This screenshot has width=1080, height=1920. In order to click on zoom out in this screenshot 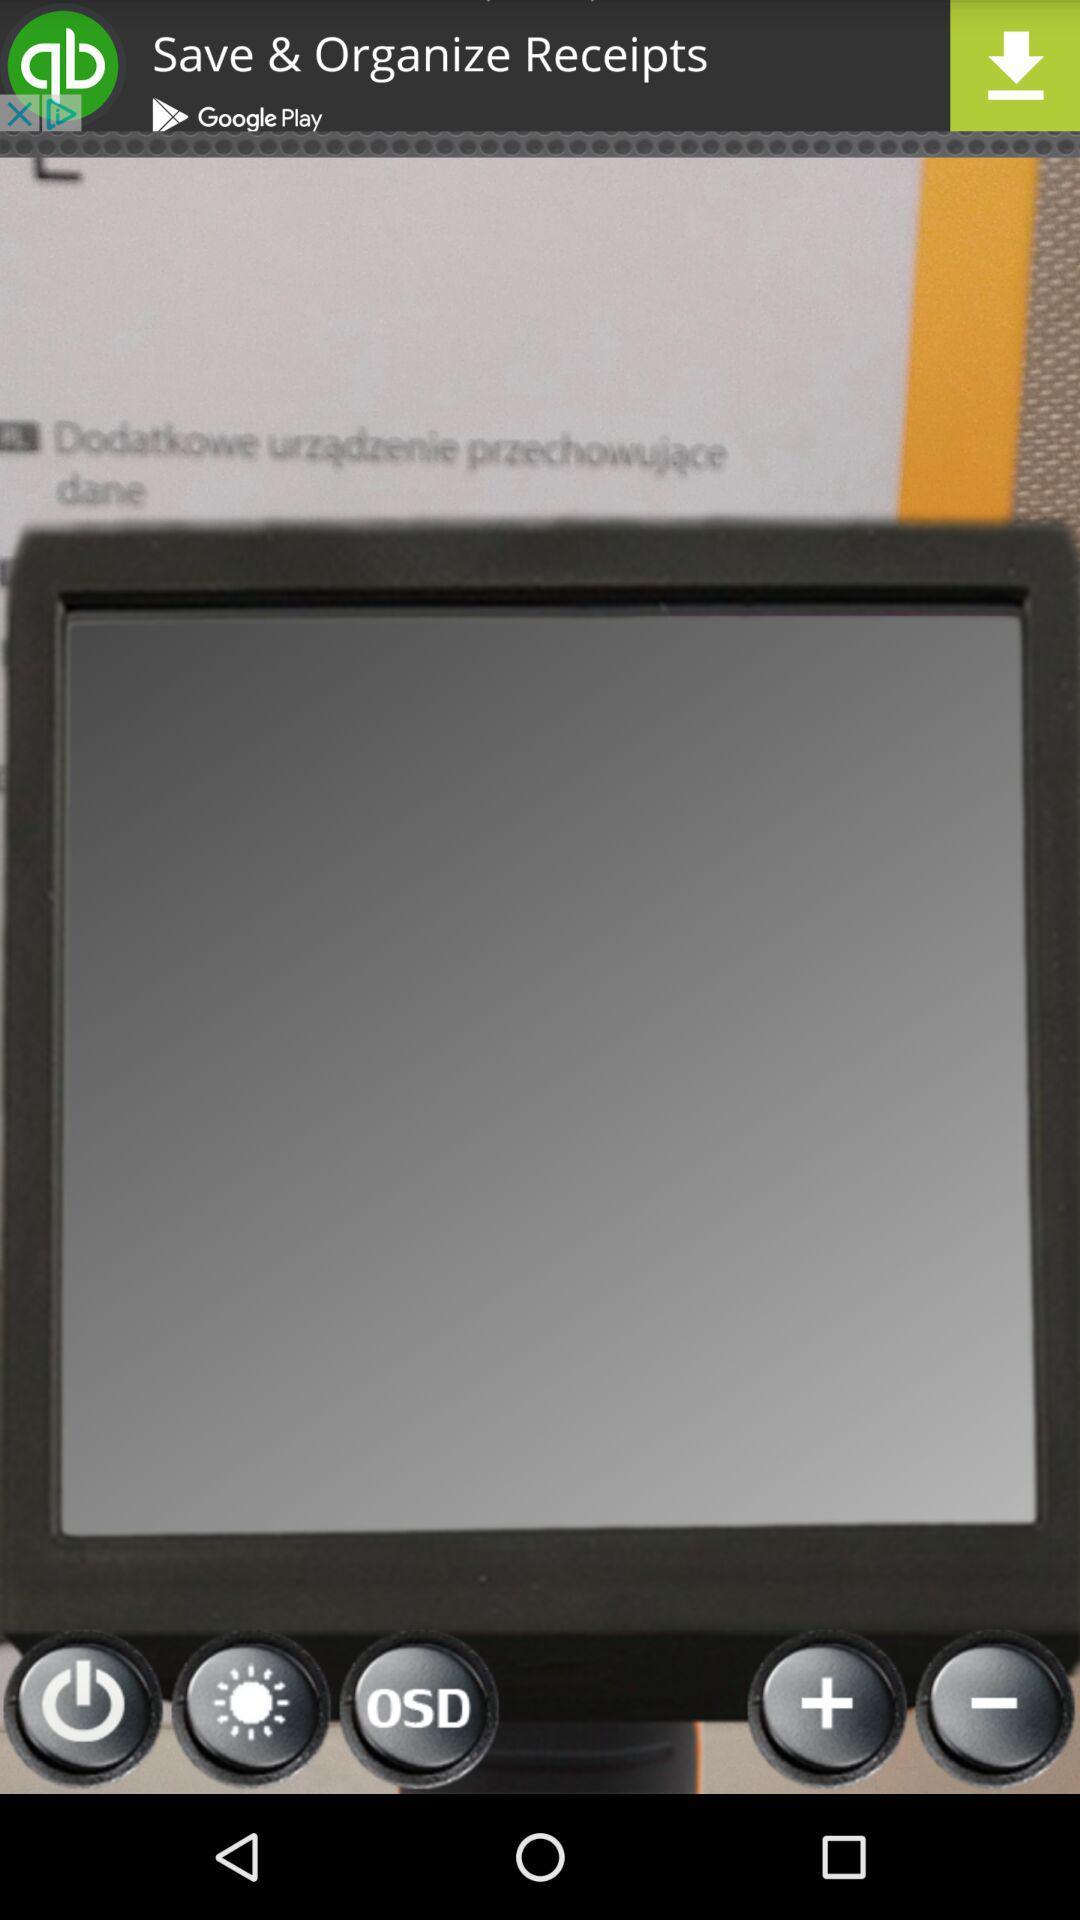, I will do `click(995, 1708)`.